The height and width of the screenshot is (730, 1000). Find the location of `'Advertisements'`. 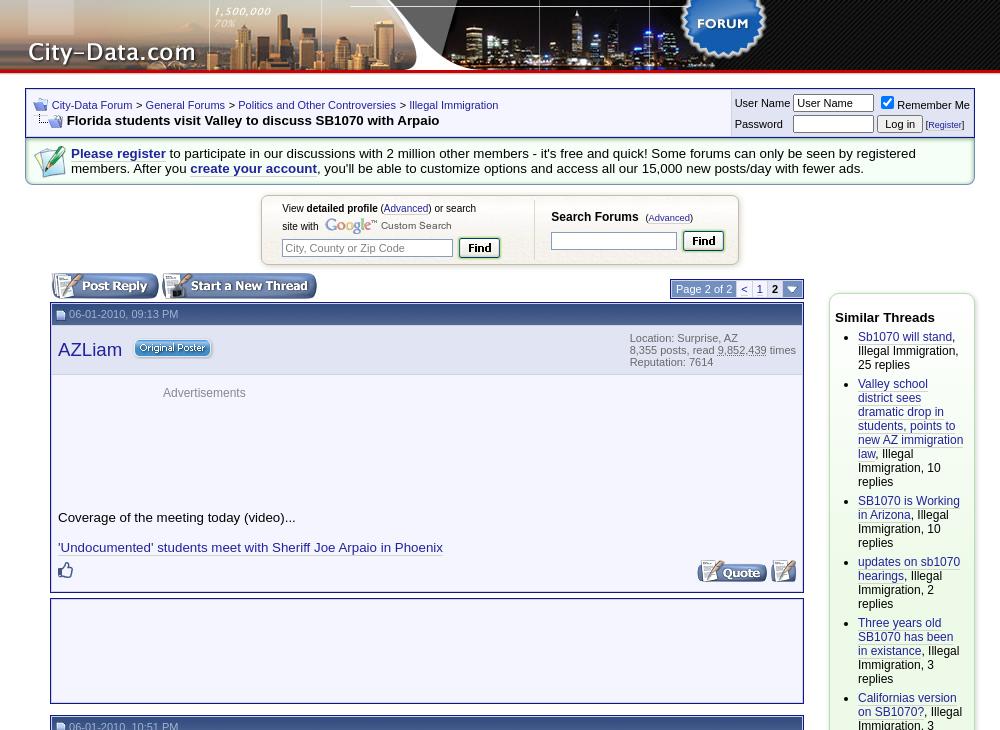

'Advertisements' is located at coordinates (203, 391).